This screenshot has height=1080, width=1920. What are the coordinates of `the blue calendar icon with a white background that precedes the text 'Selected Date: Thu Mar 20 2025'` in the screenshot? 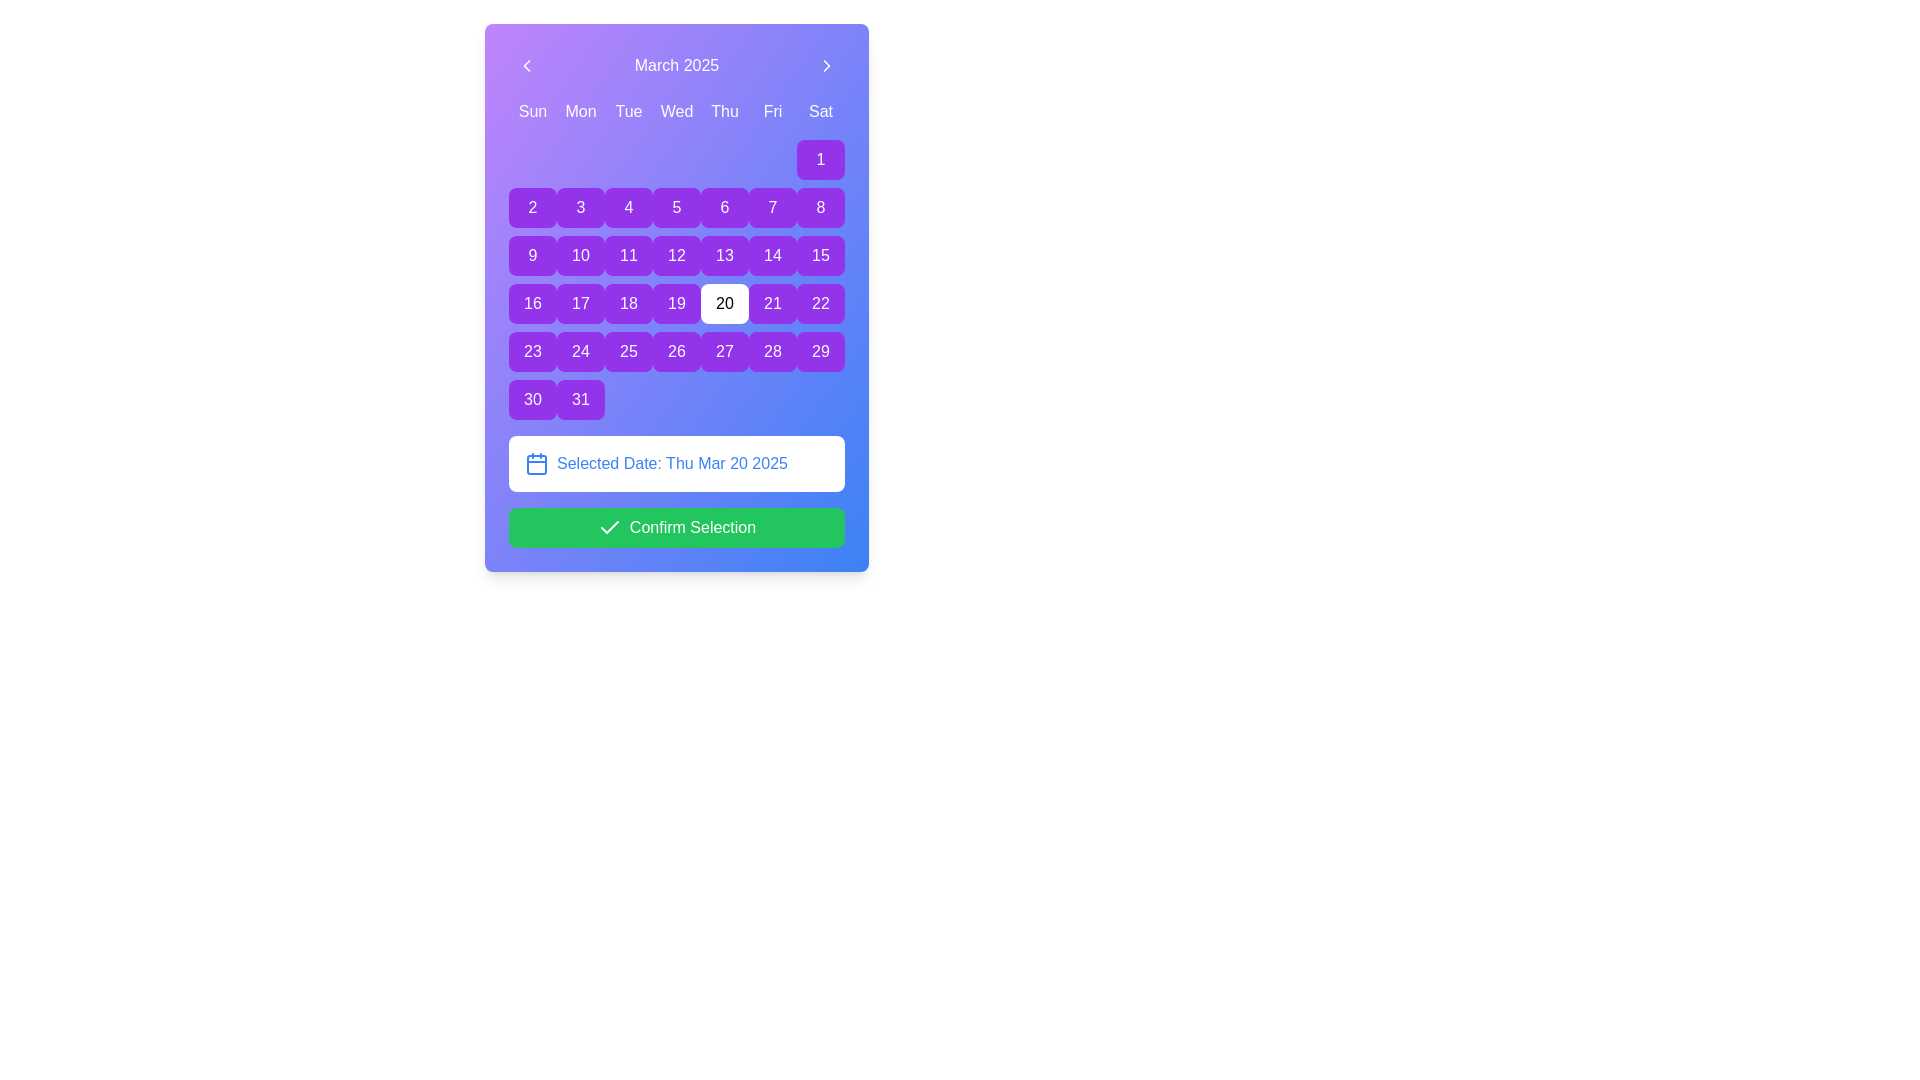 It's located at (537, 463).